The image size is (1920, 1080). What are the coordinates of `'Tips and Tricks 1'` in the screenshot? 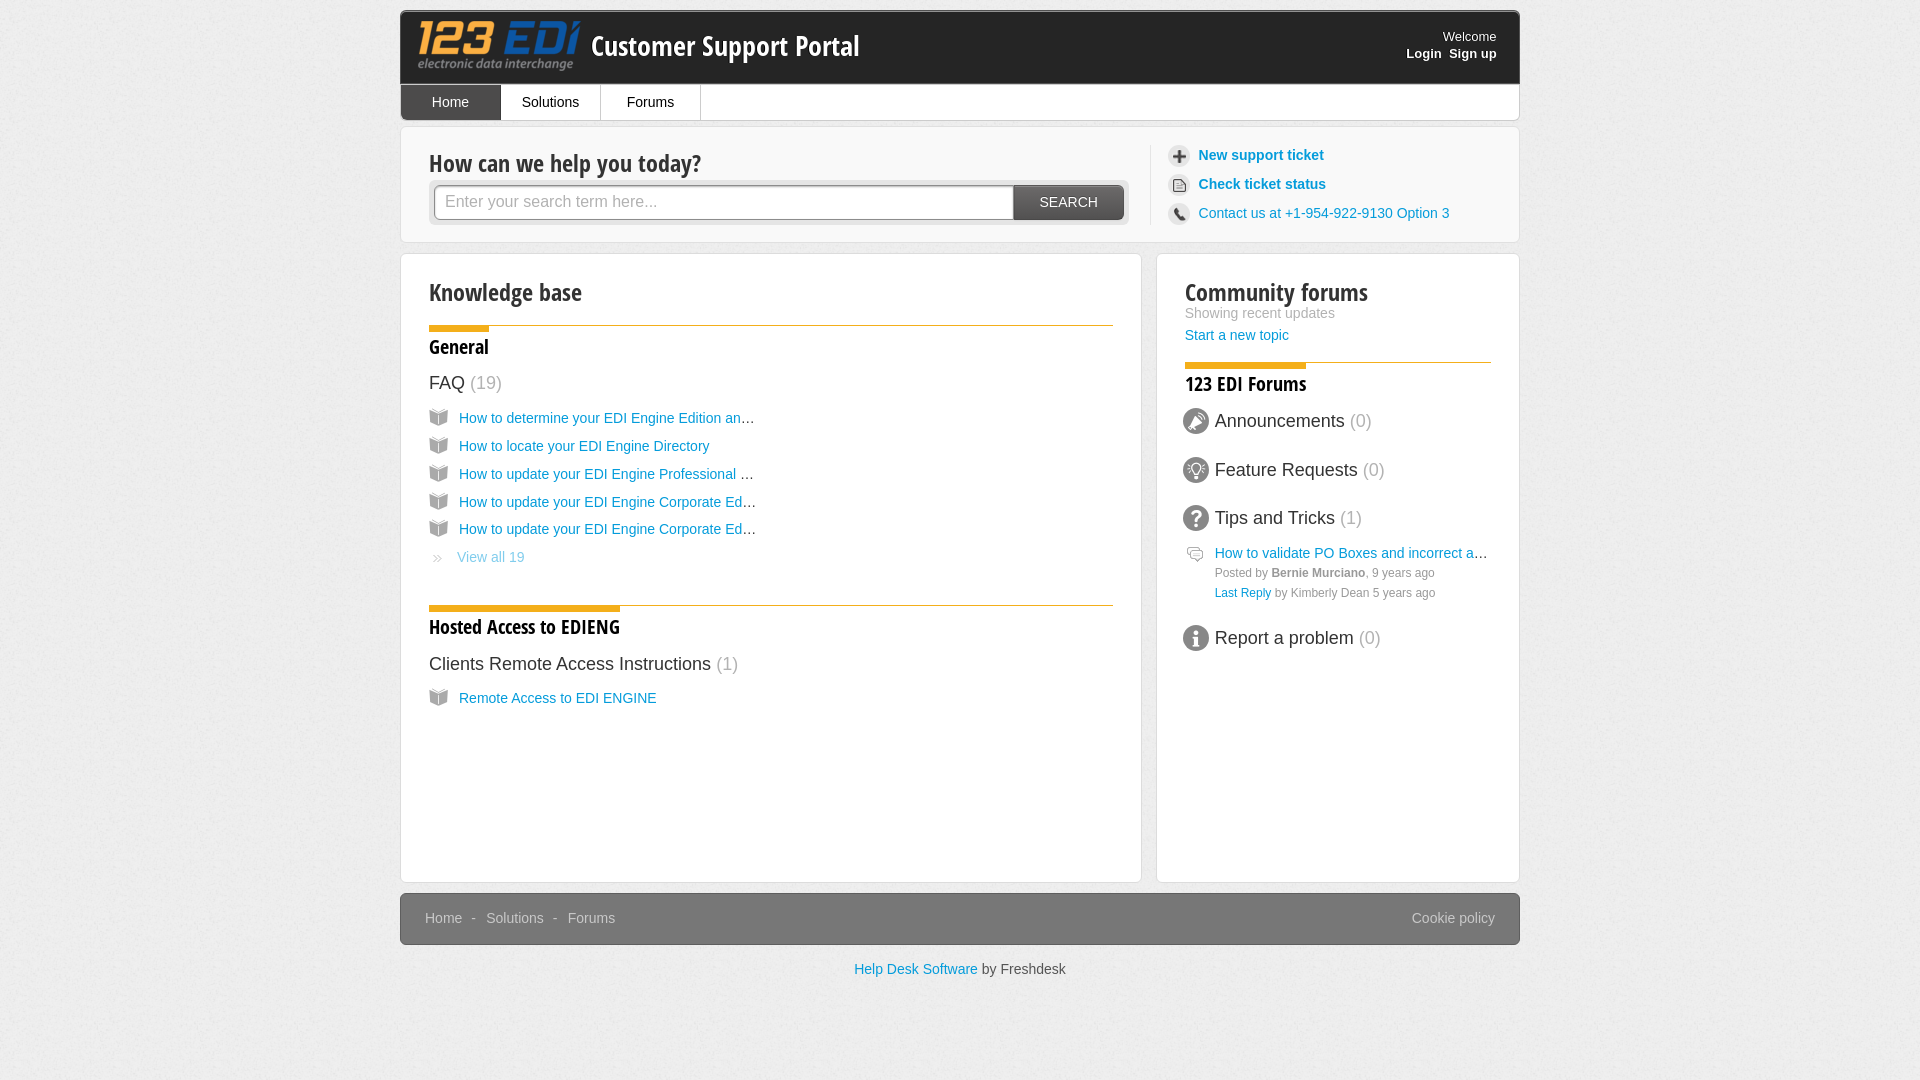 It's located at (1288, 516).